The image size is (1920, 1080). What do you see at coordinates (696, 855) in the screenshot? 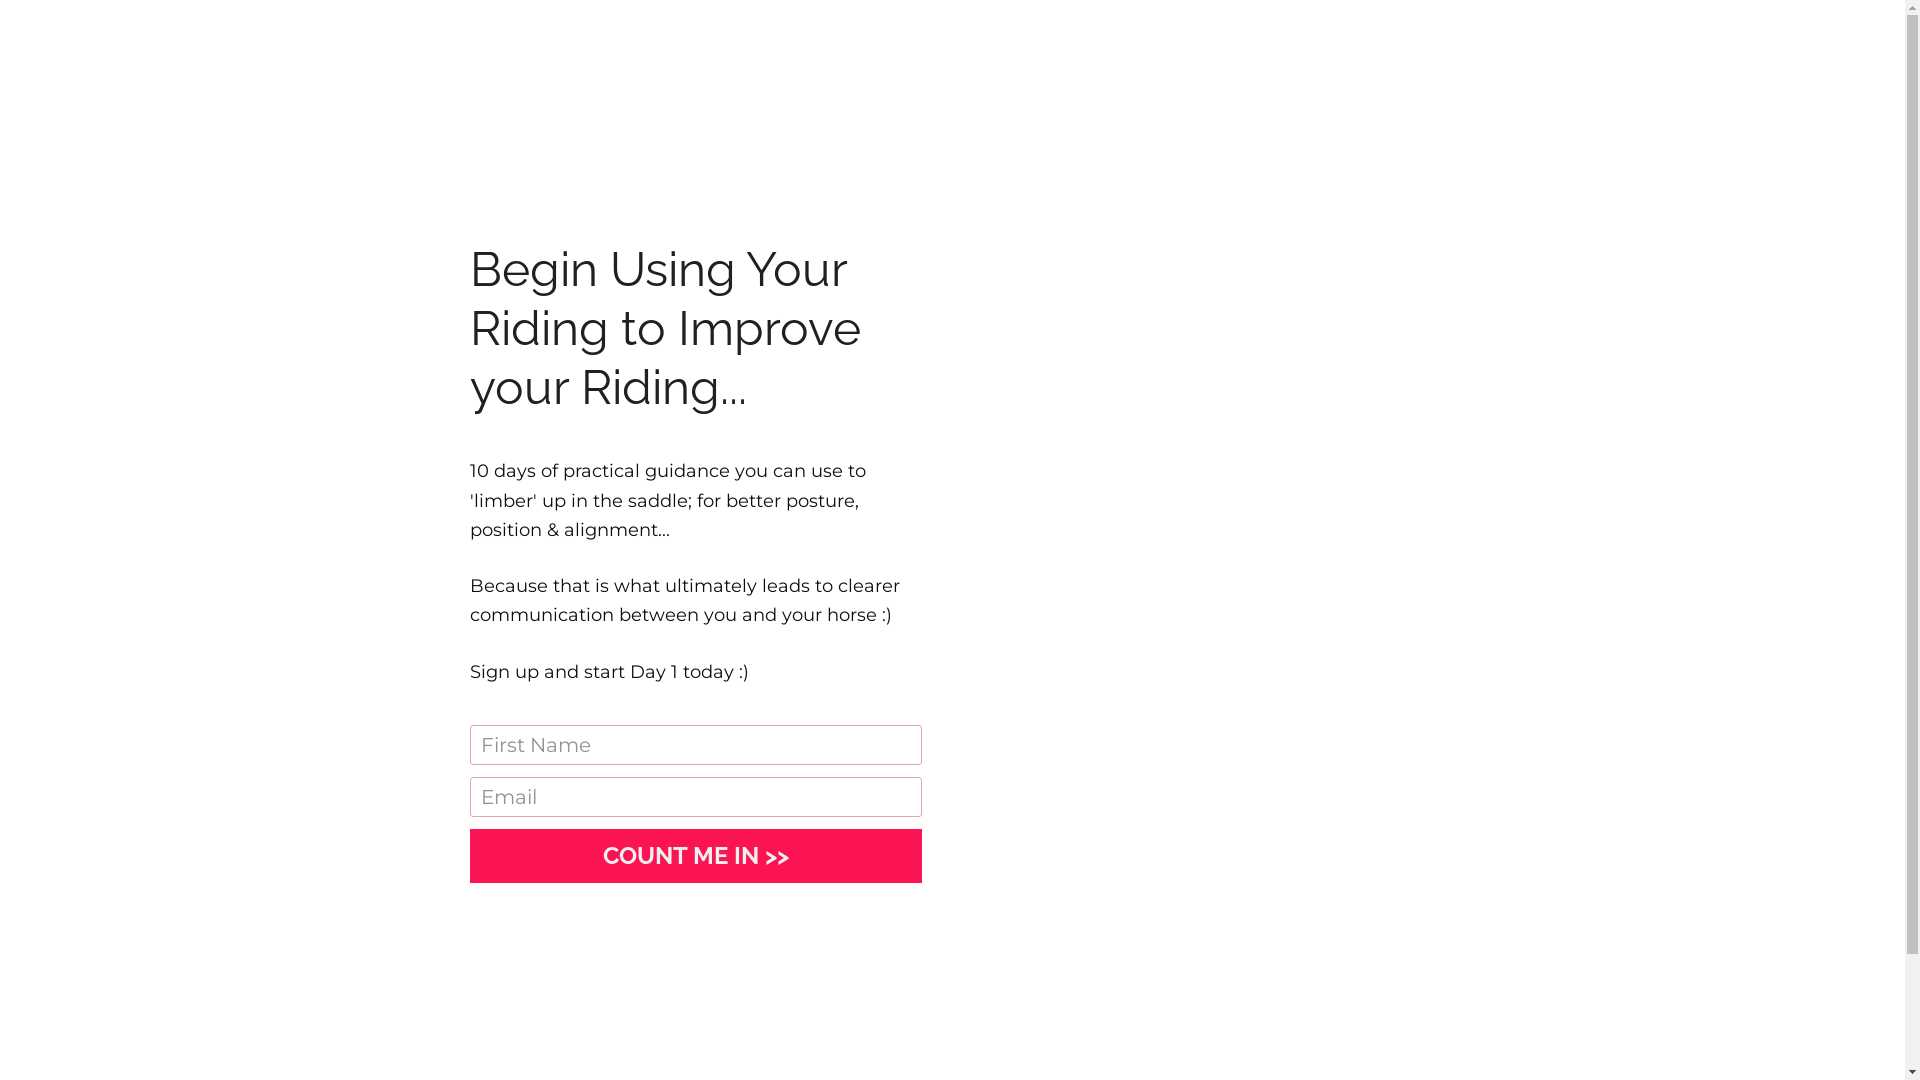
I see `'COUNT ME IN >>'` at bounding box center [696, 855].